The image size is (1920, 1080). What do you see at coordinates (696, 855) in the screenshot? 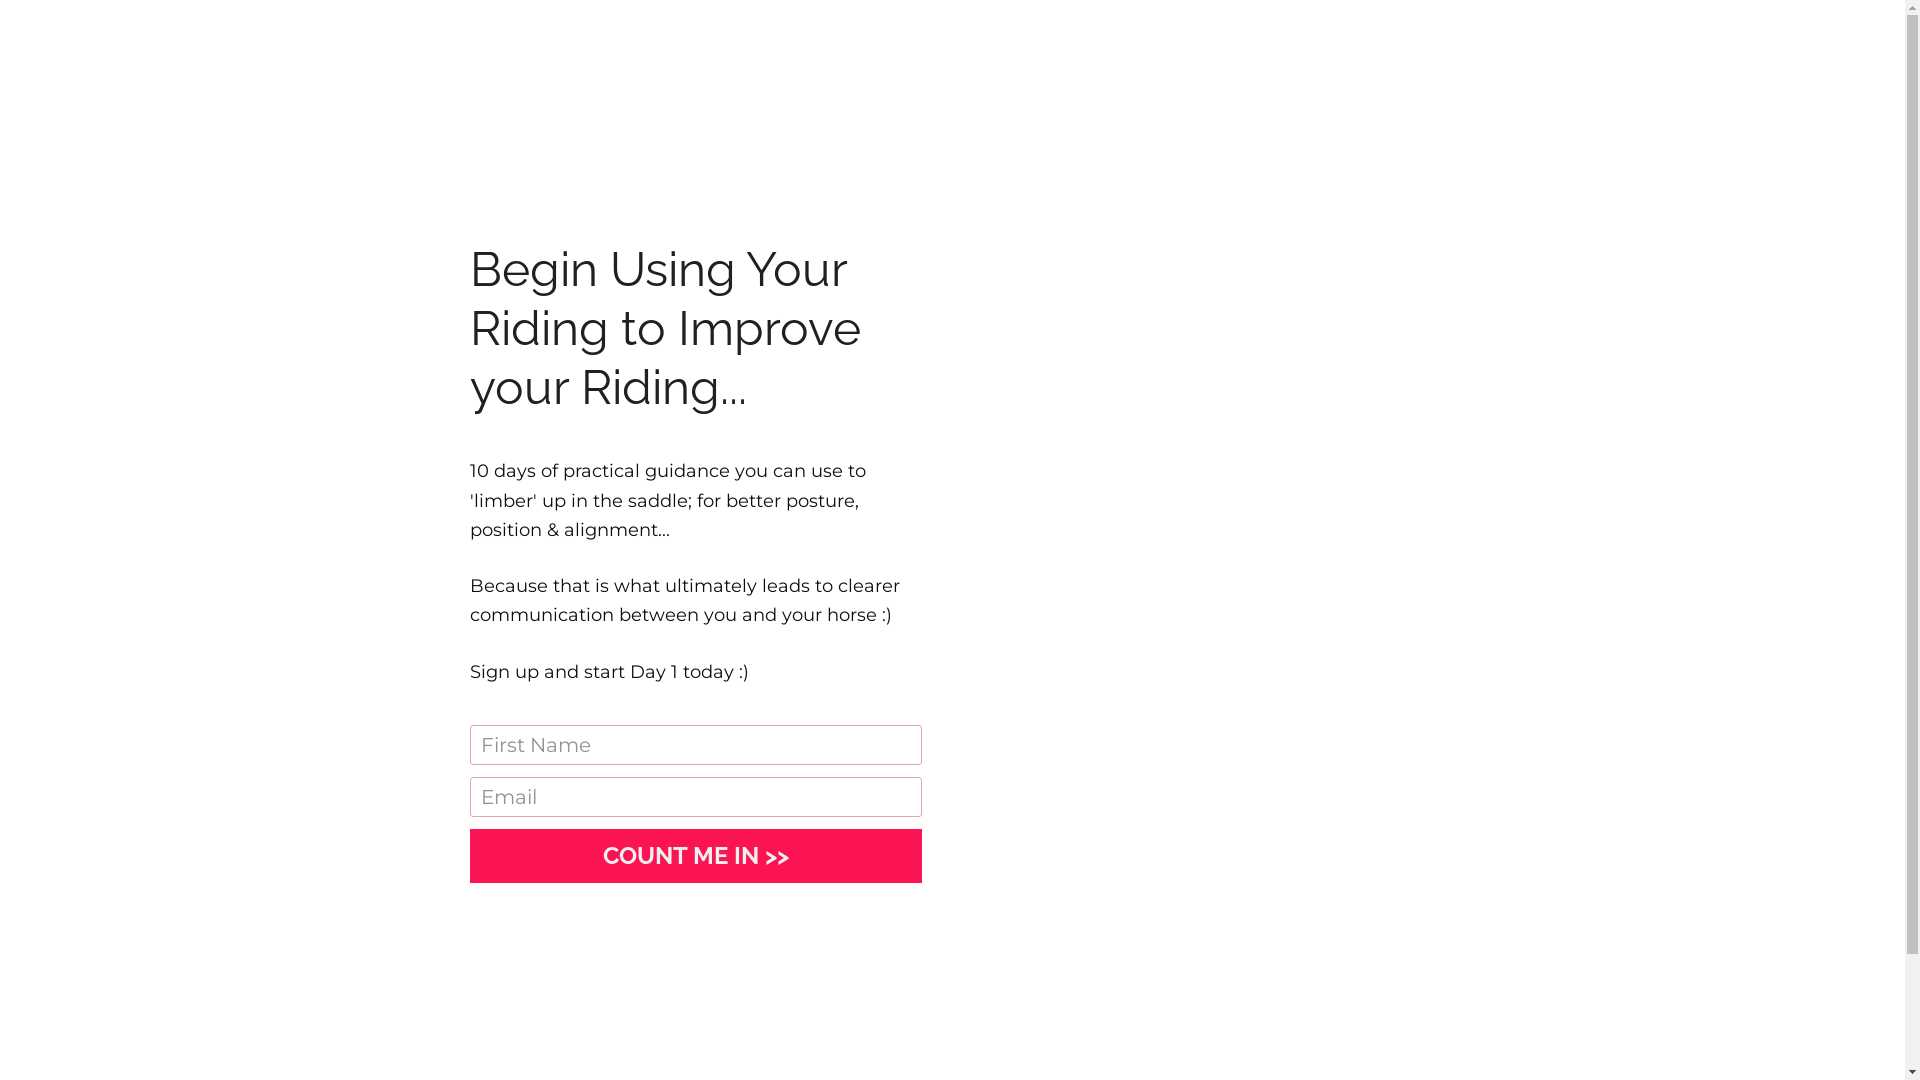
I see `'COUNT ME IN >>'` at bounding box center [696, 855].